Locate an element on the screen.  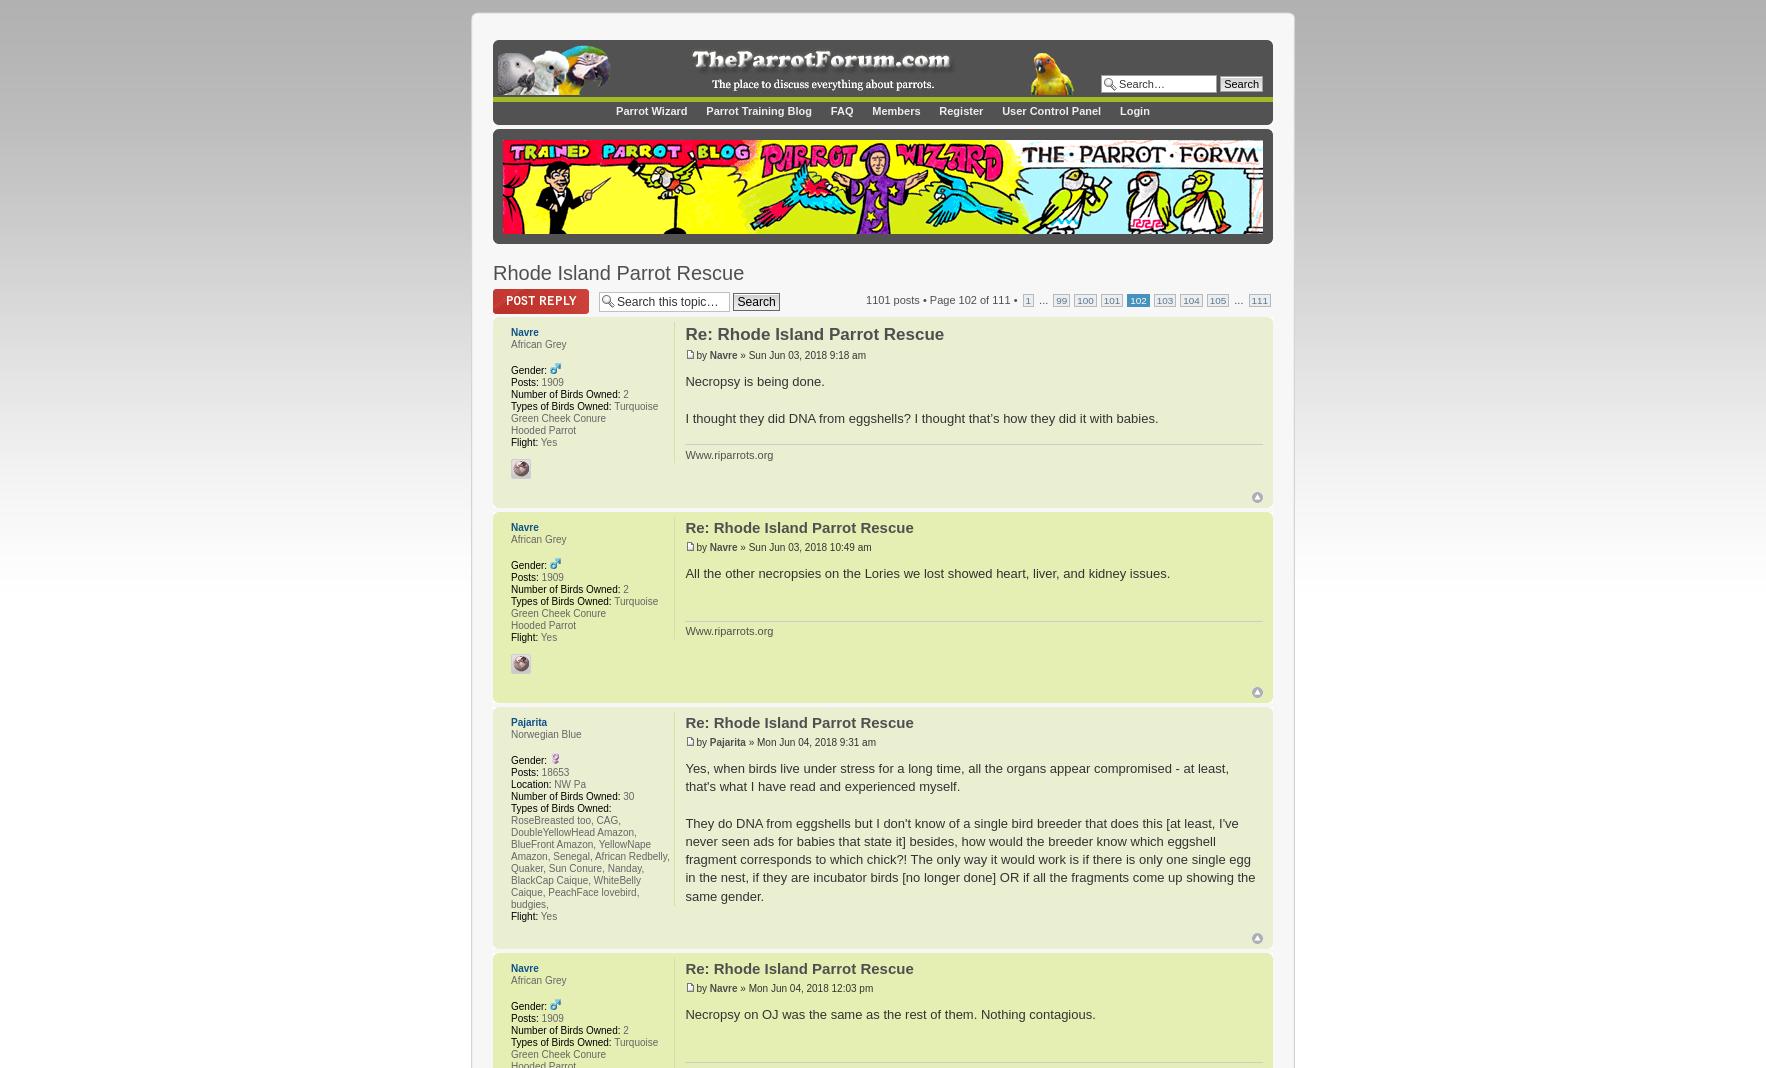
'» Mon Jun 04, 2018 9:31 am' is located at coordinates (810, 742).